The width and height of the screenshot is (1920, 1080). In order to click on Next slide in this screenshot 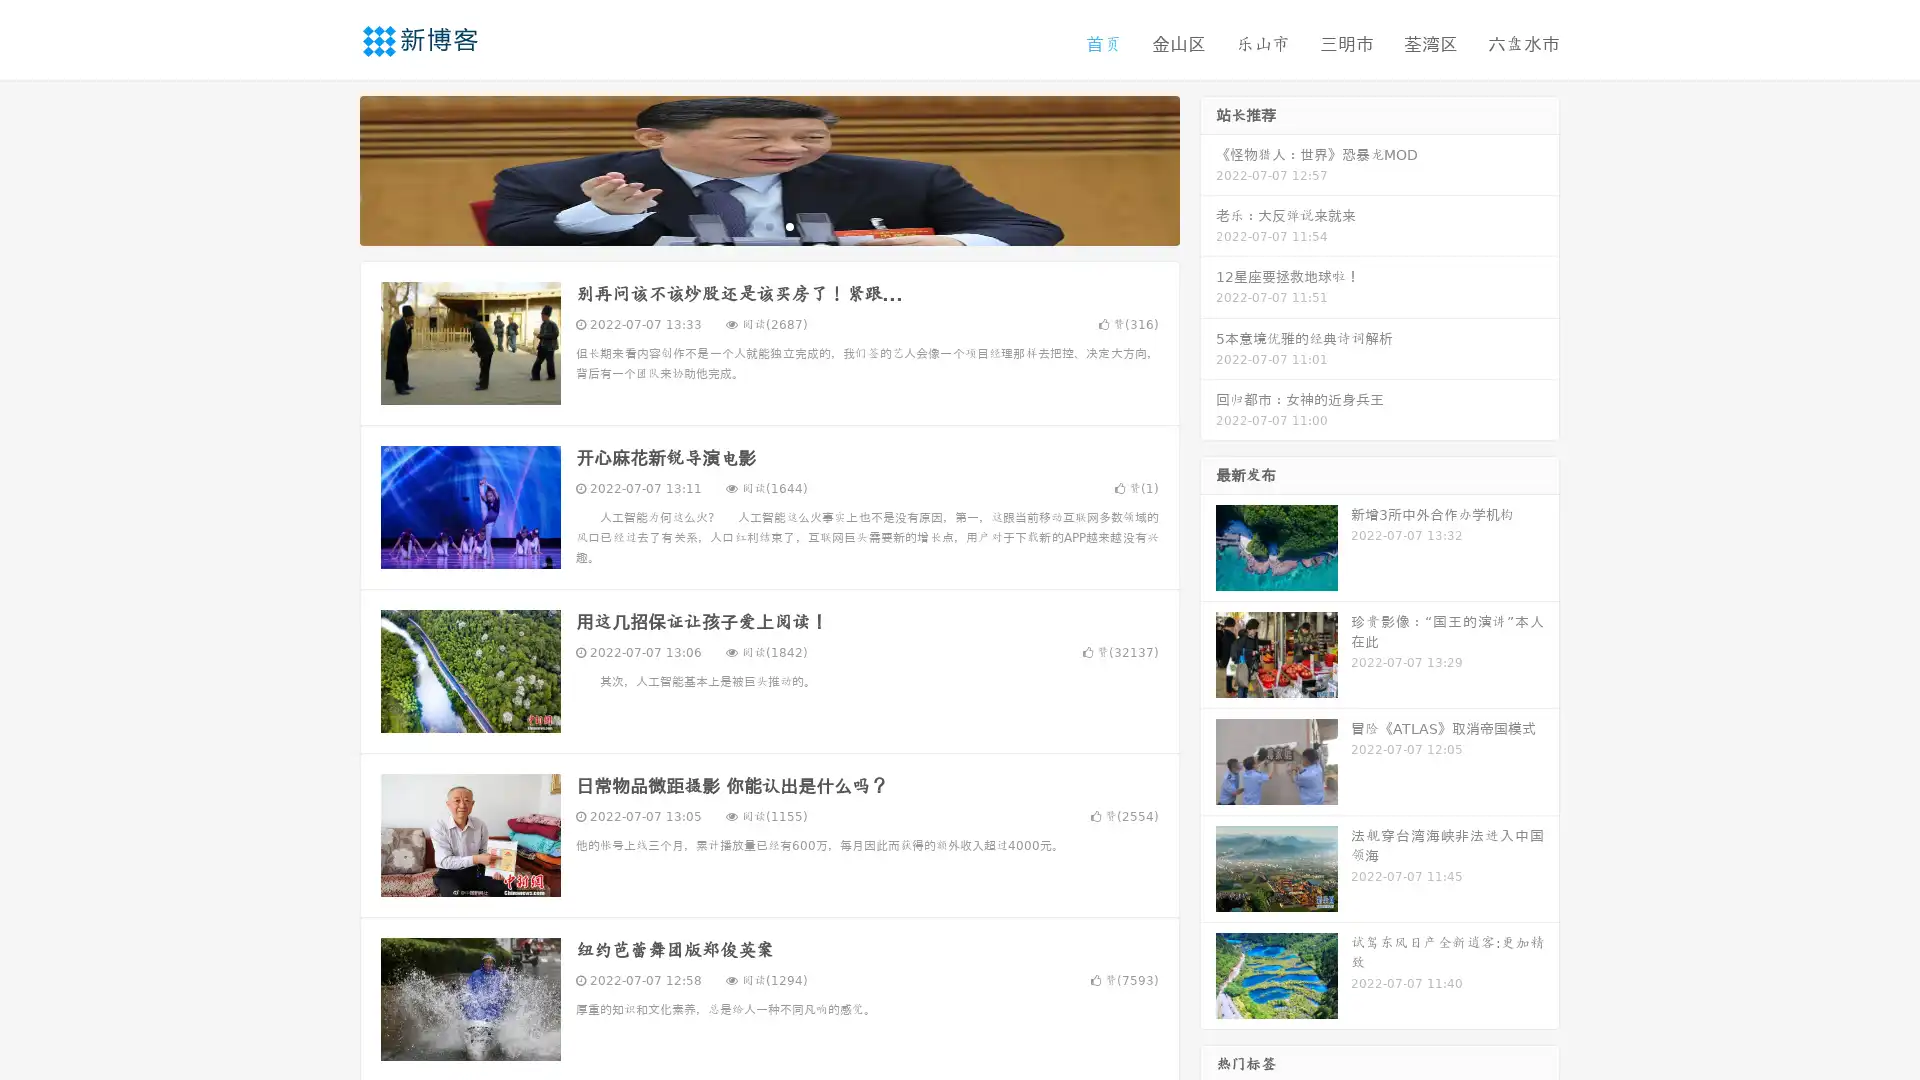, I will do `click(1208, 168)`.